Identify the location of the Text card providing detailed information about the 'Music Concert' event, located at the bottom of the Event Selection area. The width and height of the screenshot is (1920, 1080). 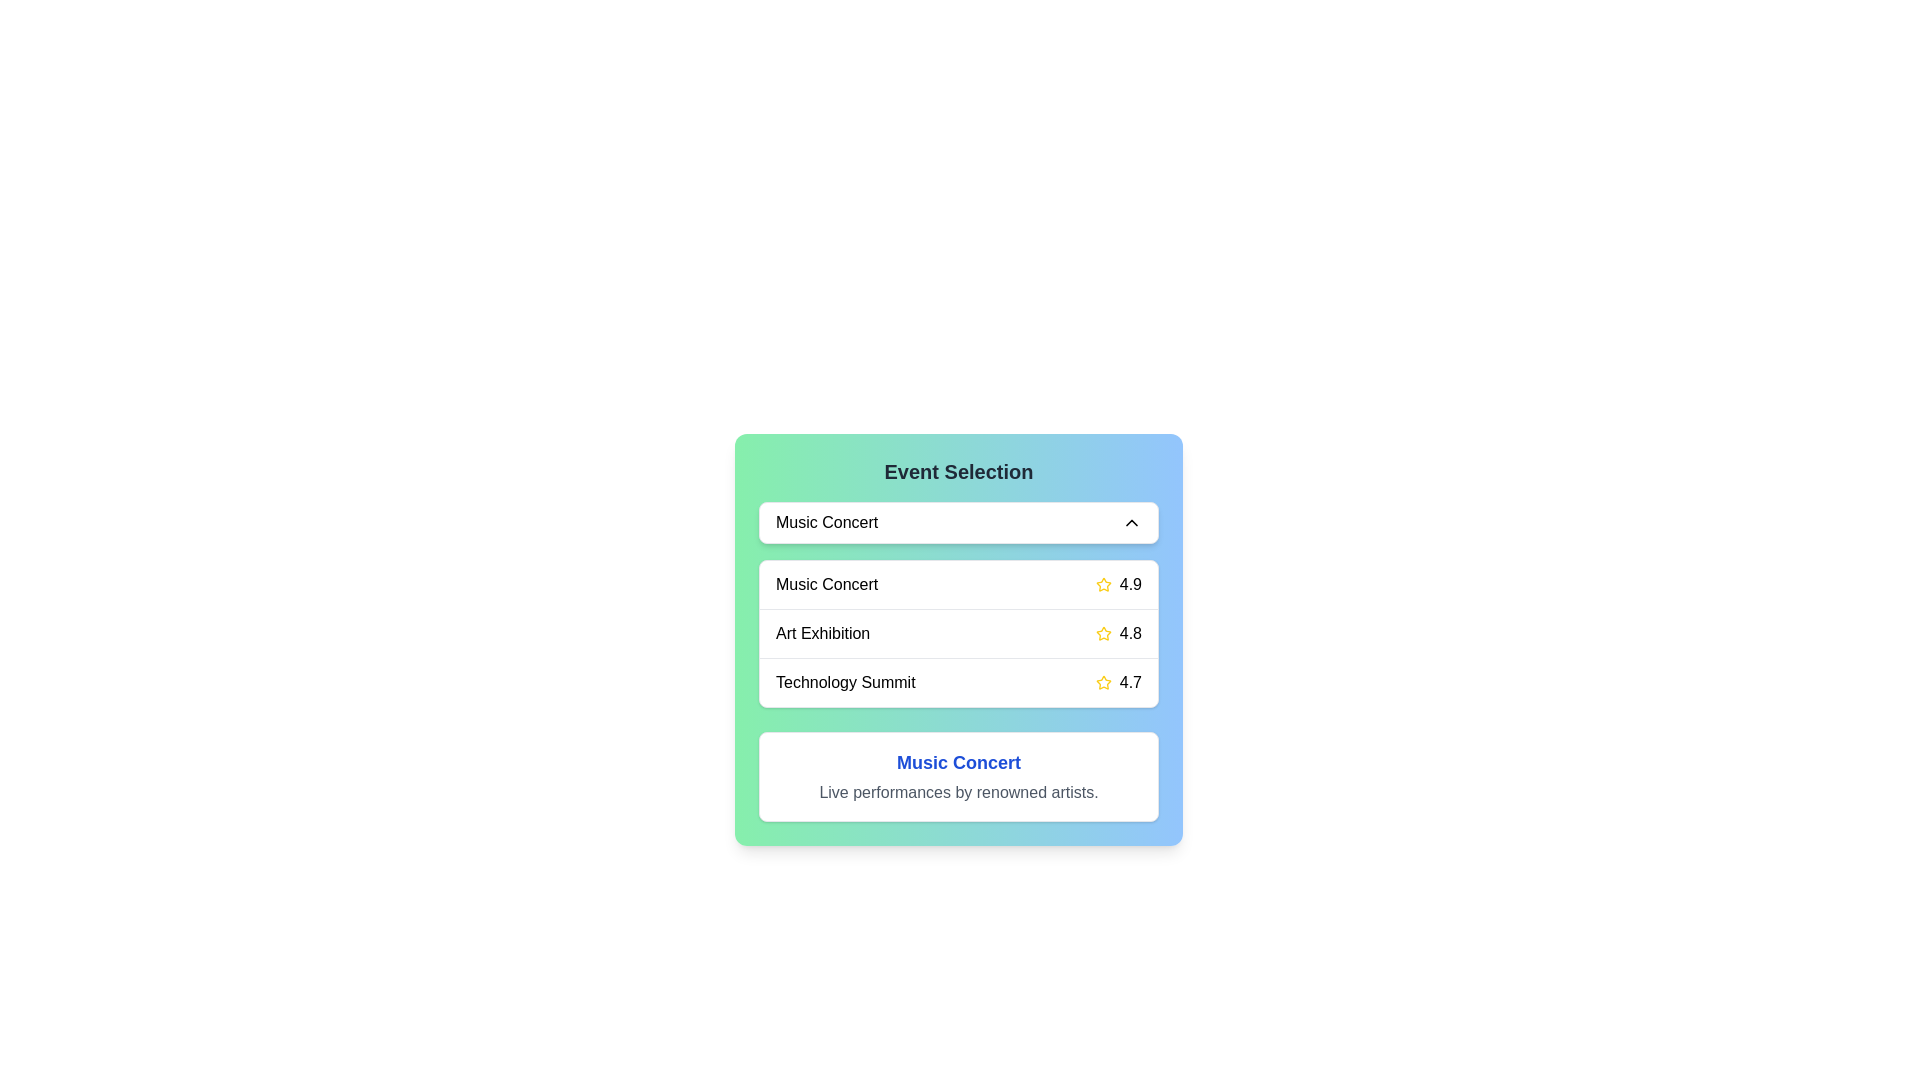
(958, 775).